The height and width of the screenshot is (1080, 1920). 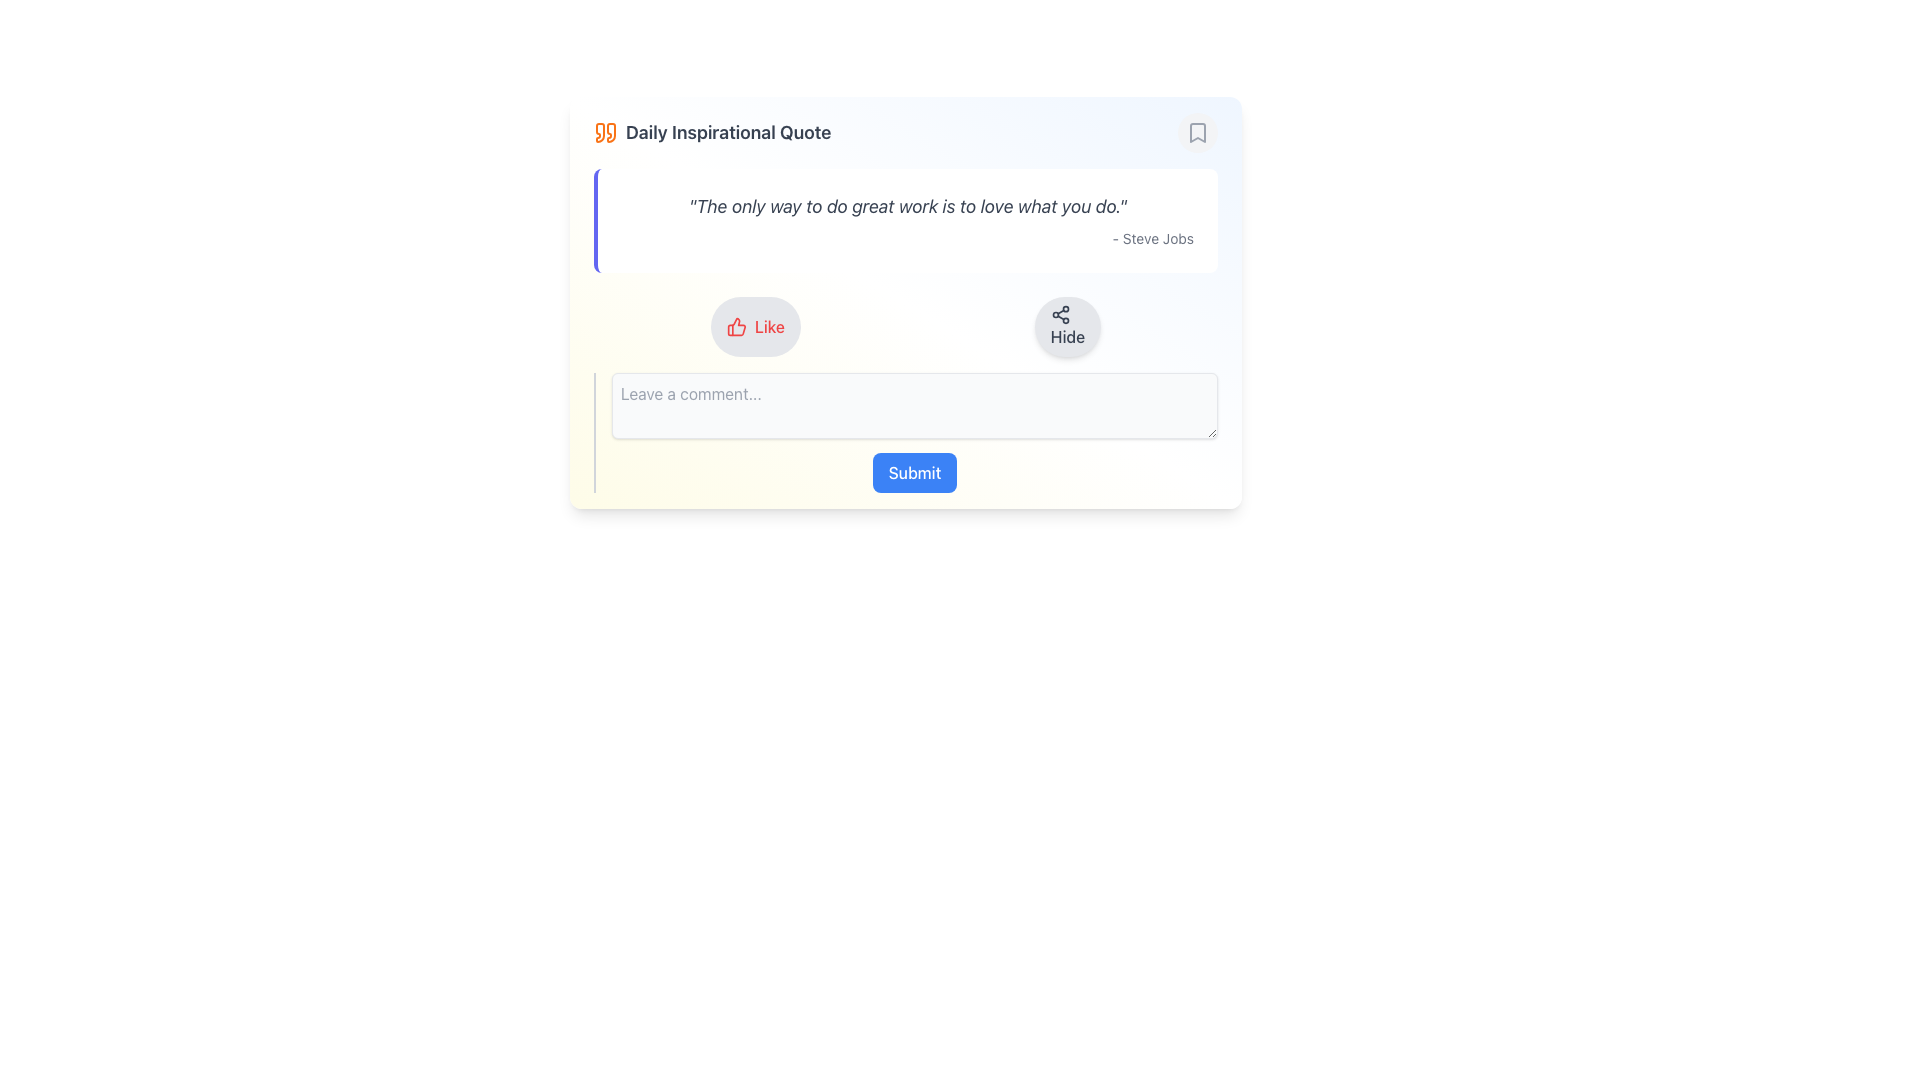 I want to click on the 'Hide' button, which has a rounded rectangle shape, gray background, and gray text, so click(x=1066, y=326).